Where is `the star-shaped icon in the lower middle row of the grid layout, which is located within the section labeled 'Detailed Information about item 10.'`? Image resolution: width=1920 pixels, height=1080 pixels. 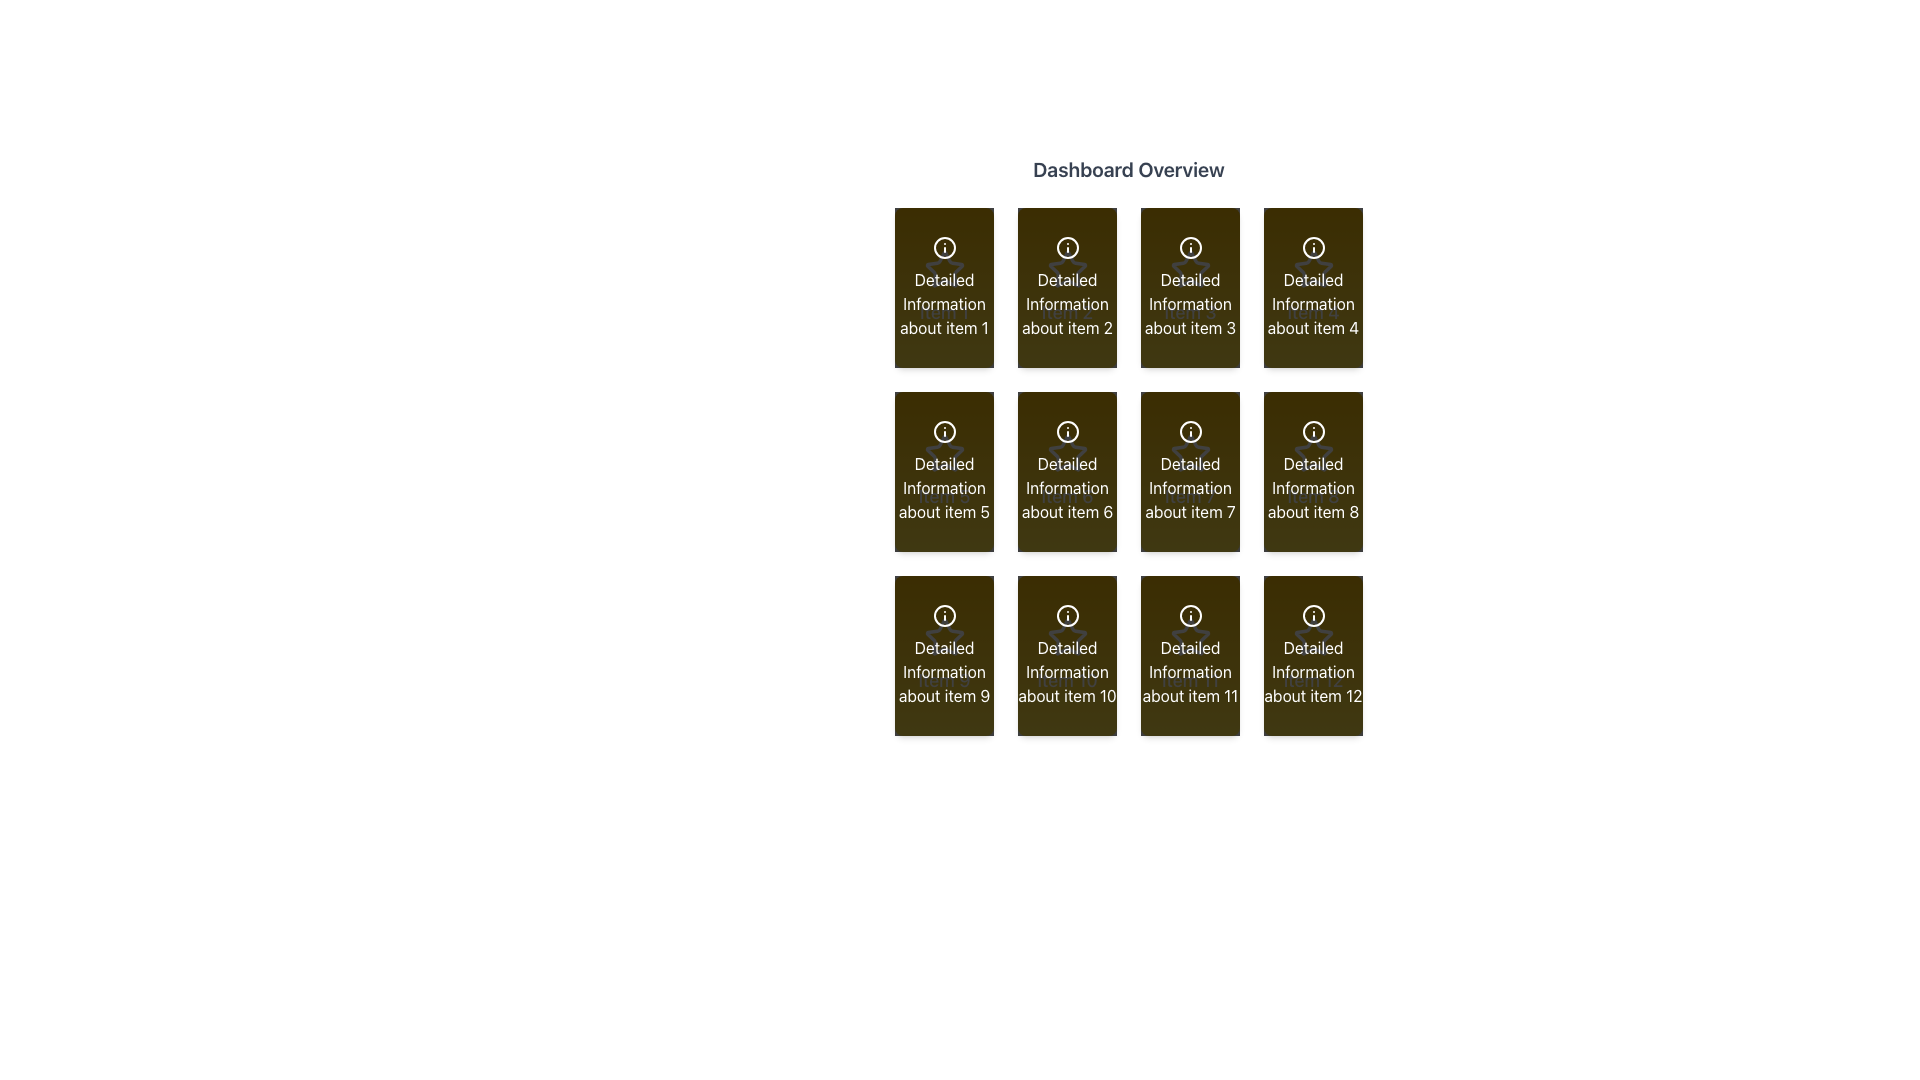
the star-shaped icon in the lower middle row of the grid layout, which is located within the section labeled 'Detailed Information about item 10.' is located at coordinates (1066, 637).